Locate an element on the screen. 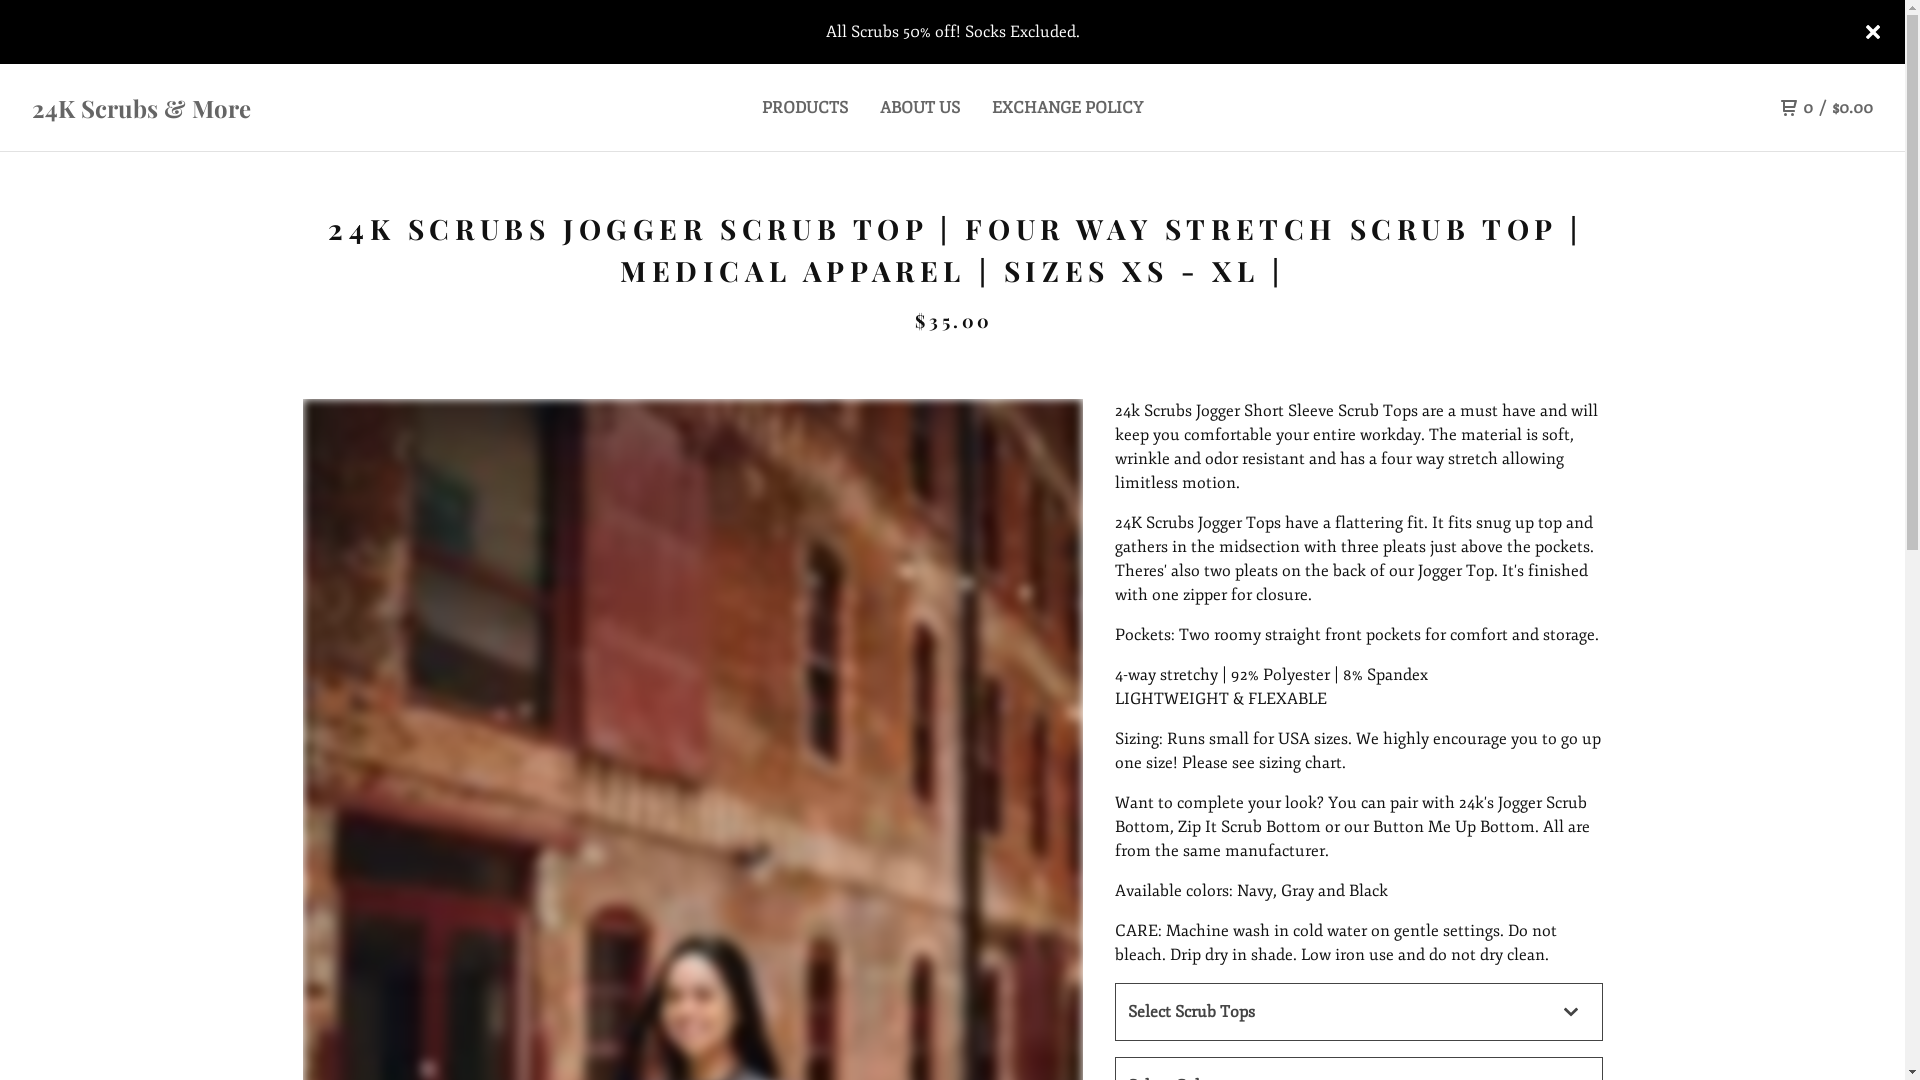  'ABOUT US' is located at coordinates (879, 108).